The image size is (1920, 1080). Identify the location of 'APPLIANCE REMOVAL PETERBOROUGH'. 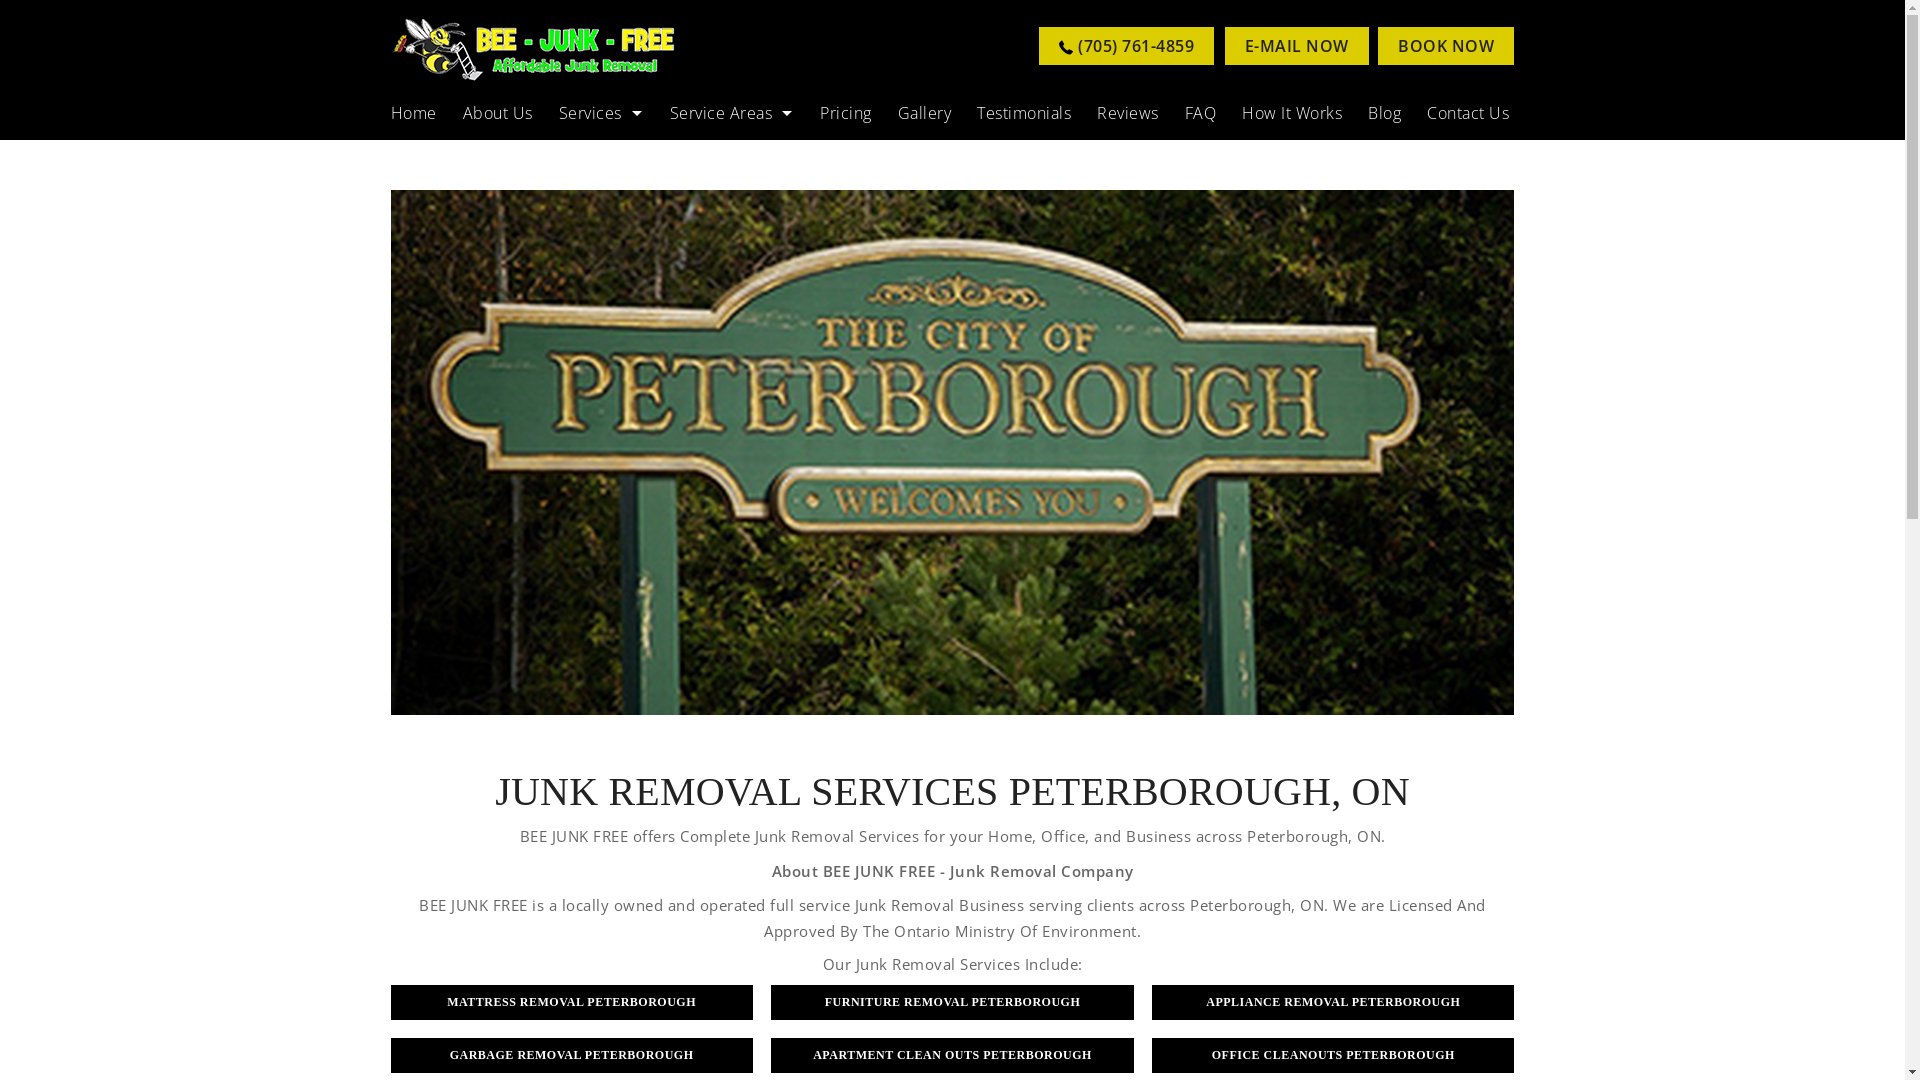
(1333, 1001).